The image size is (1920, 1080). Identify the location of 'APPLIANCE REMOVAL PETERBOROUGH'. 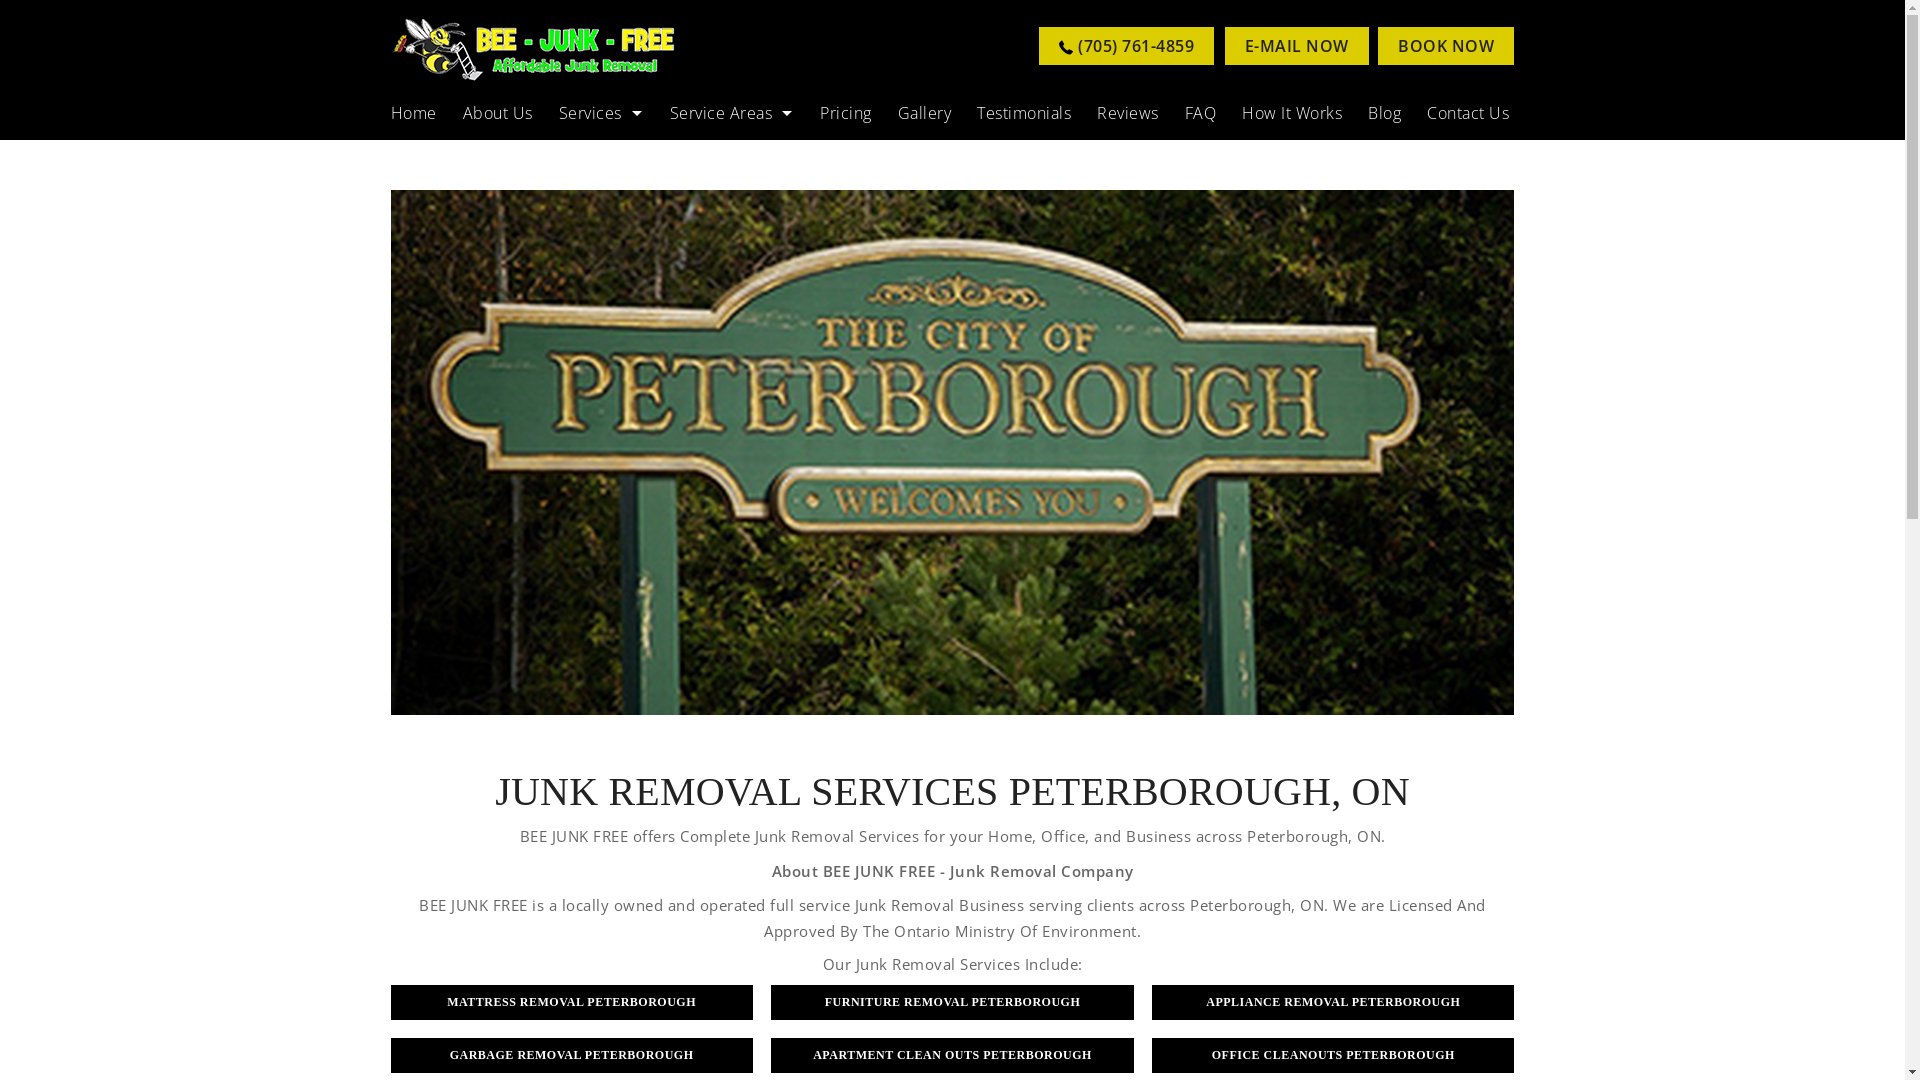
(1333, 1001).